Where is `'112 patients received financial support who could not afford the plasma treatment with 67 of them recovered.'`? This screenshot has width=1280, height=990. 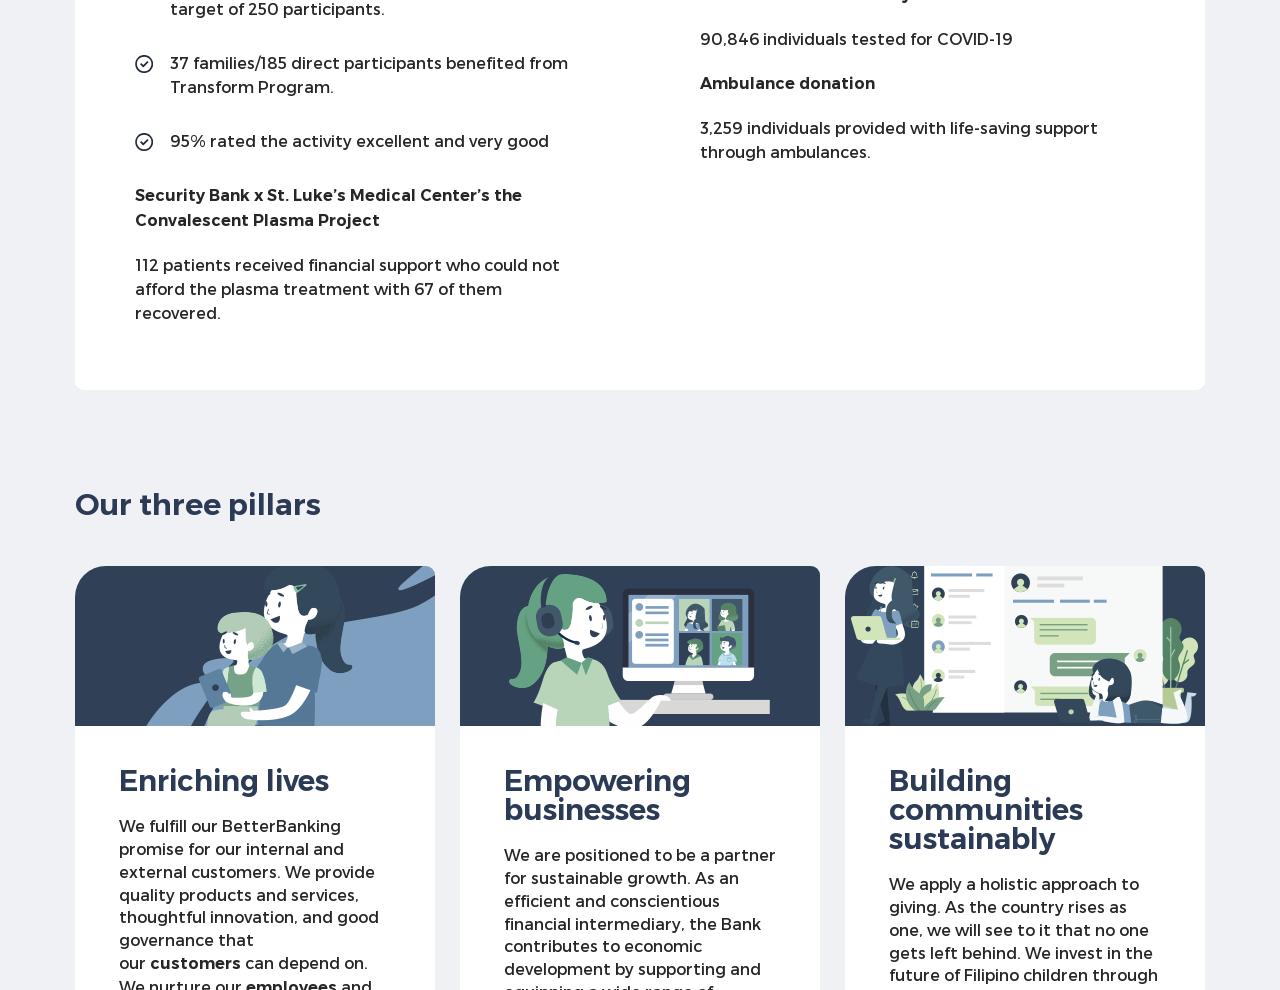
'112 patients received financial support who could not afford the plasma treatment with 67 of them recovered.' is located at coordinates (347, 288).